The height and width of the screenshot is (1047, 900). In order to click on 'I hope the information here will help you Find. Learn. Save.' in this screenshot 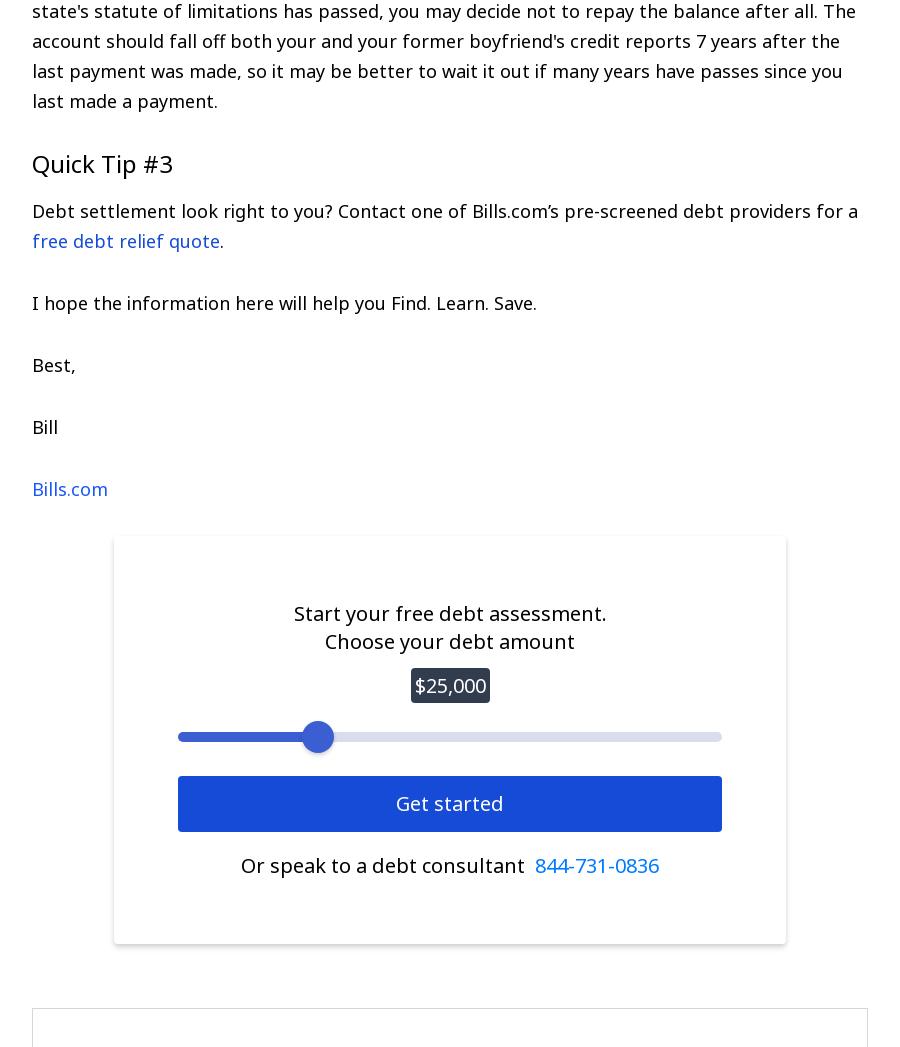, I will do `click(283, 302)`.